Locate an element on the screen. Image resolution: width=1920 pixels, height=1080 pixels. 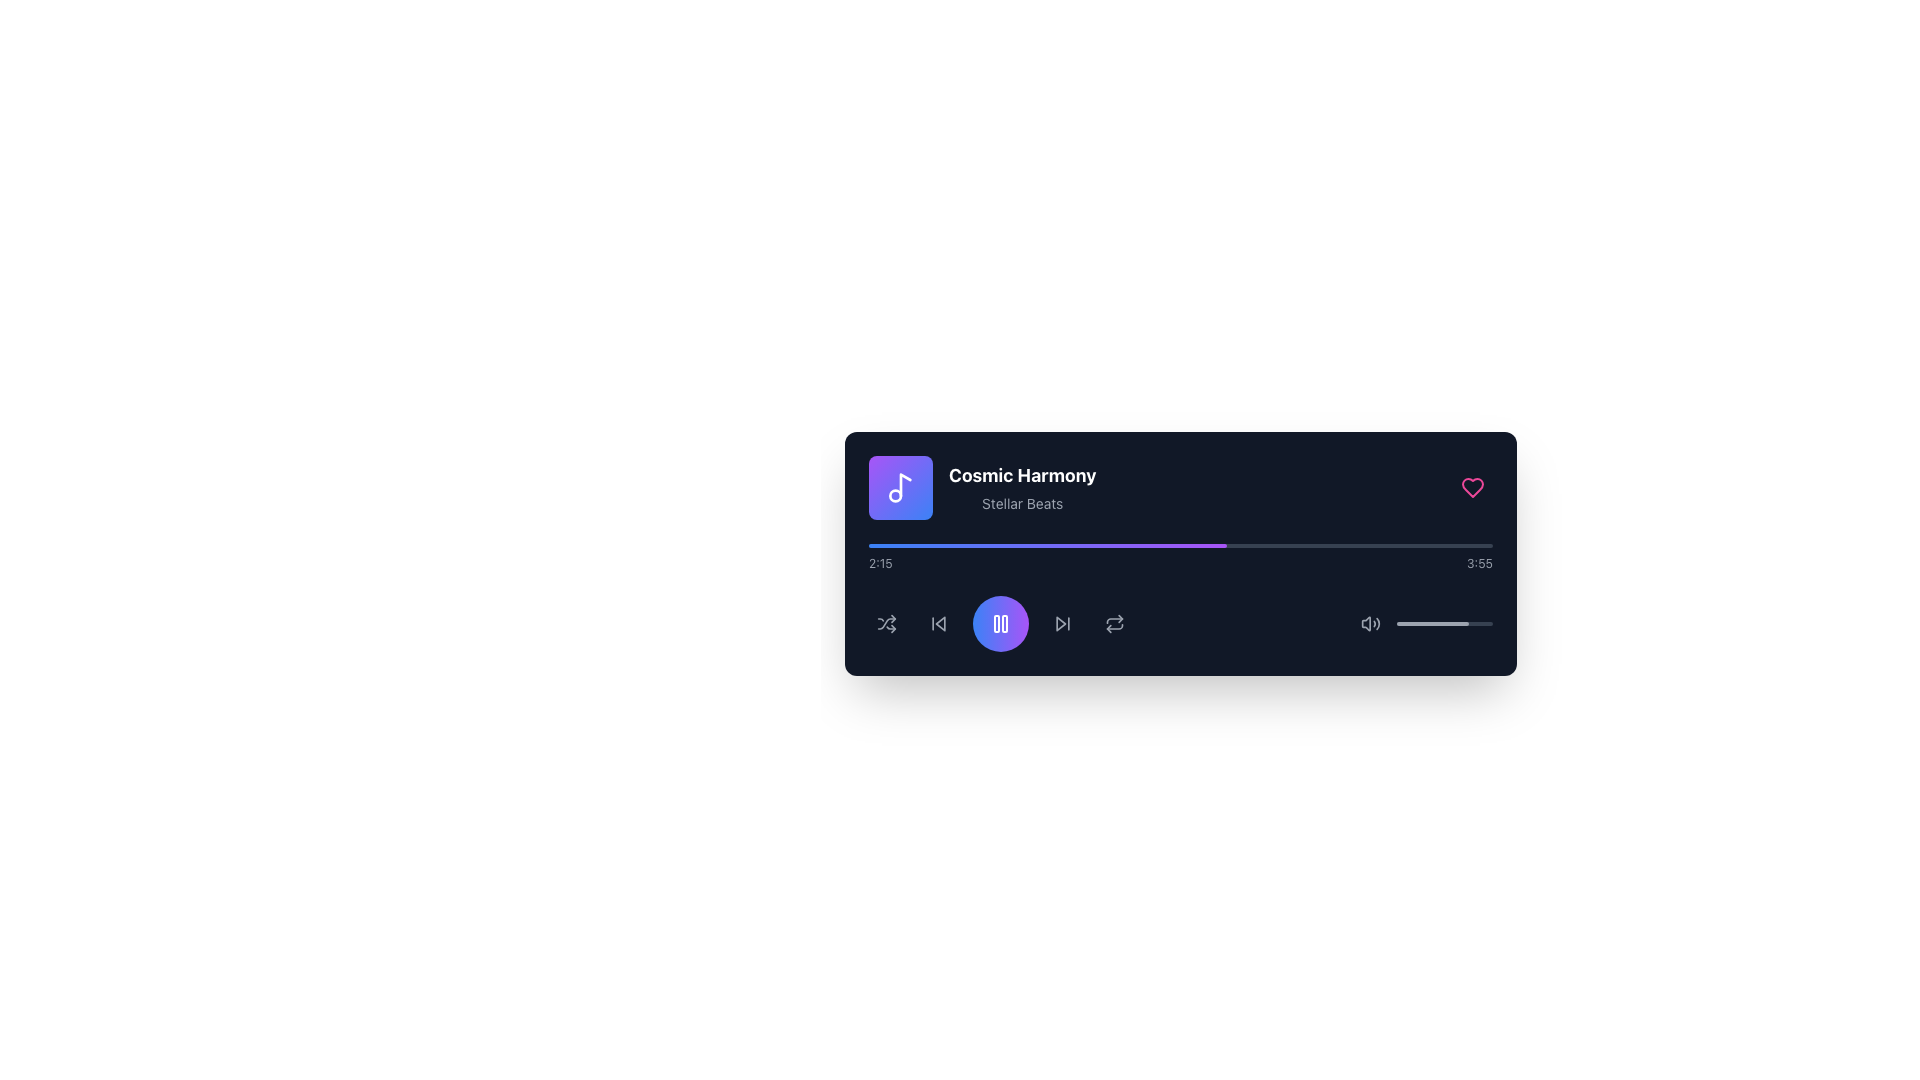
the current playback position is located at coordinates (969, 546).